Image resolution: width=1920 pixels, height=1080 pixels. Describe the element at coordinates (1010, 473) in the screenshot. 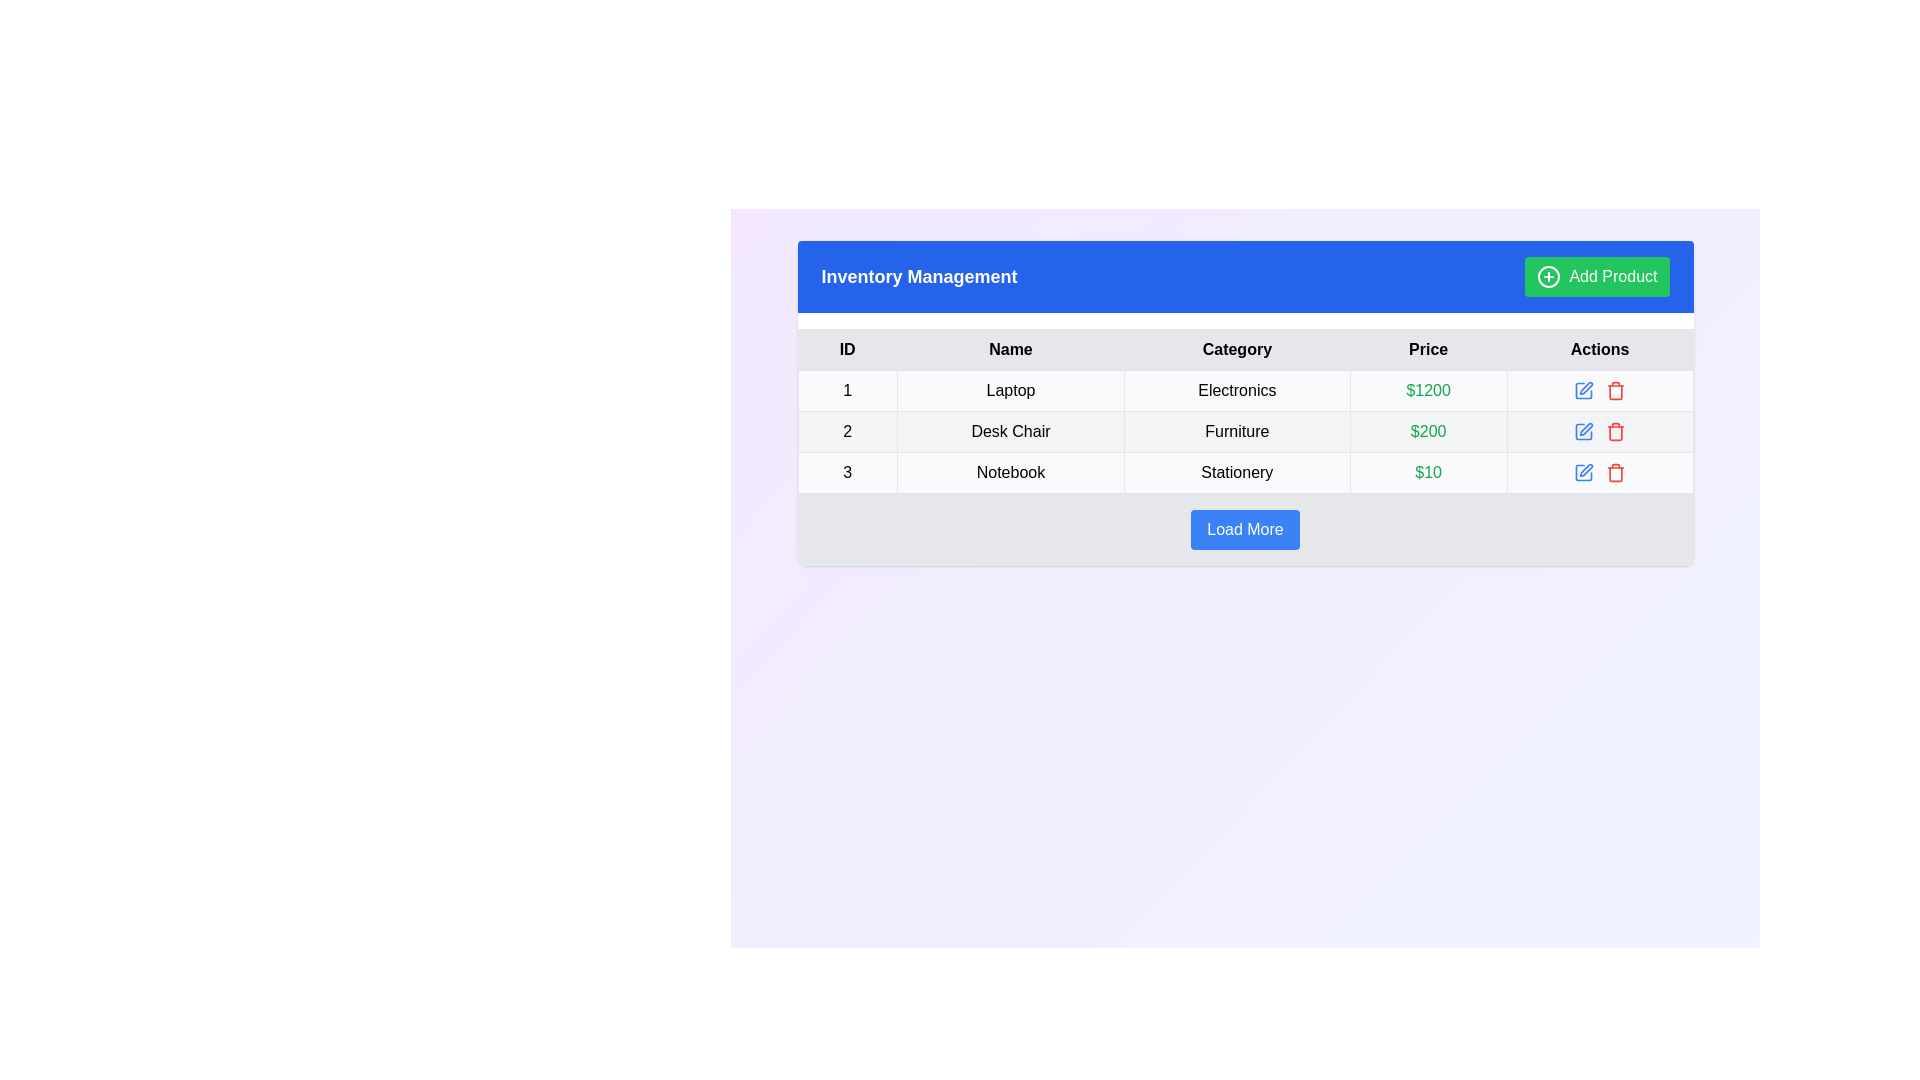

I see `the 'Notebook' text label in the inventory management table, which is located in the third row of the 'Name' column, positioned between the ID number '3' and the category 'Stationery'` at that location.